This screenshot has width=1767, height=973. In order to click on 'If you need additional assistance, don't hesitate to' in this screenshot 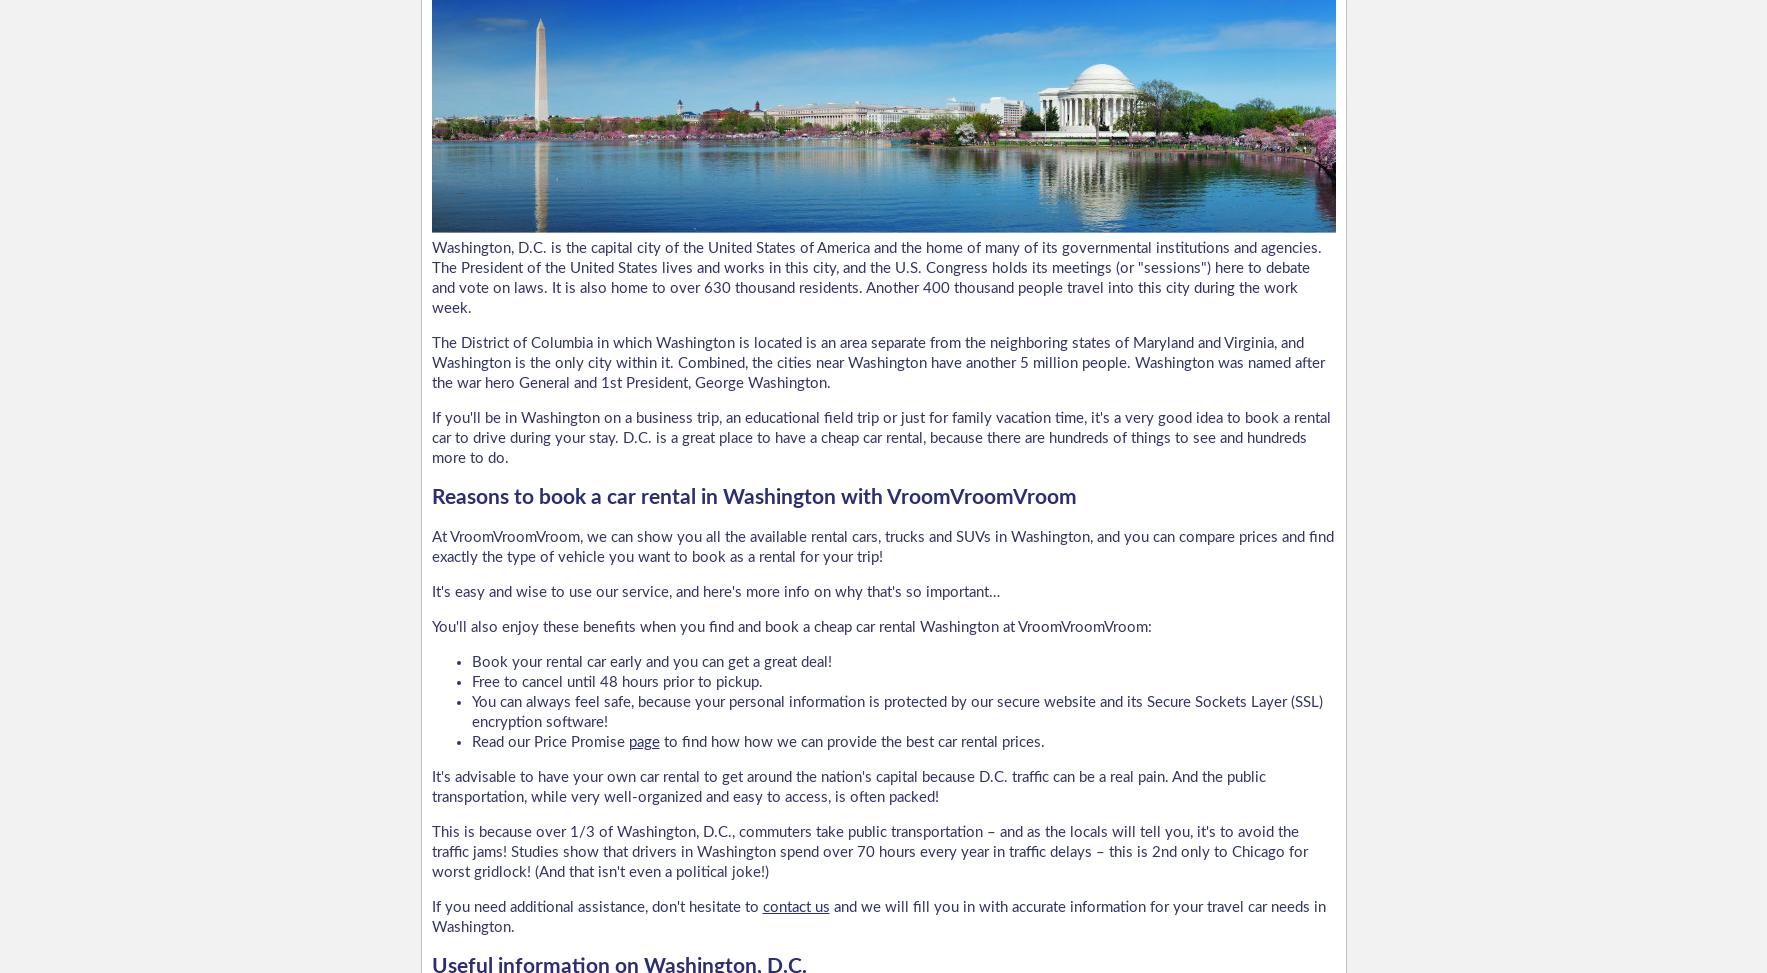, I will do `click(430, 905)`.